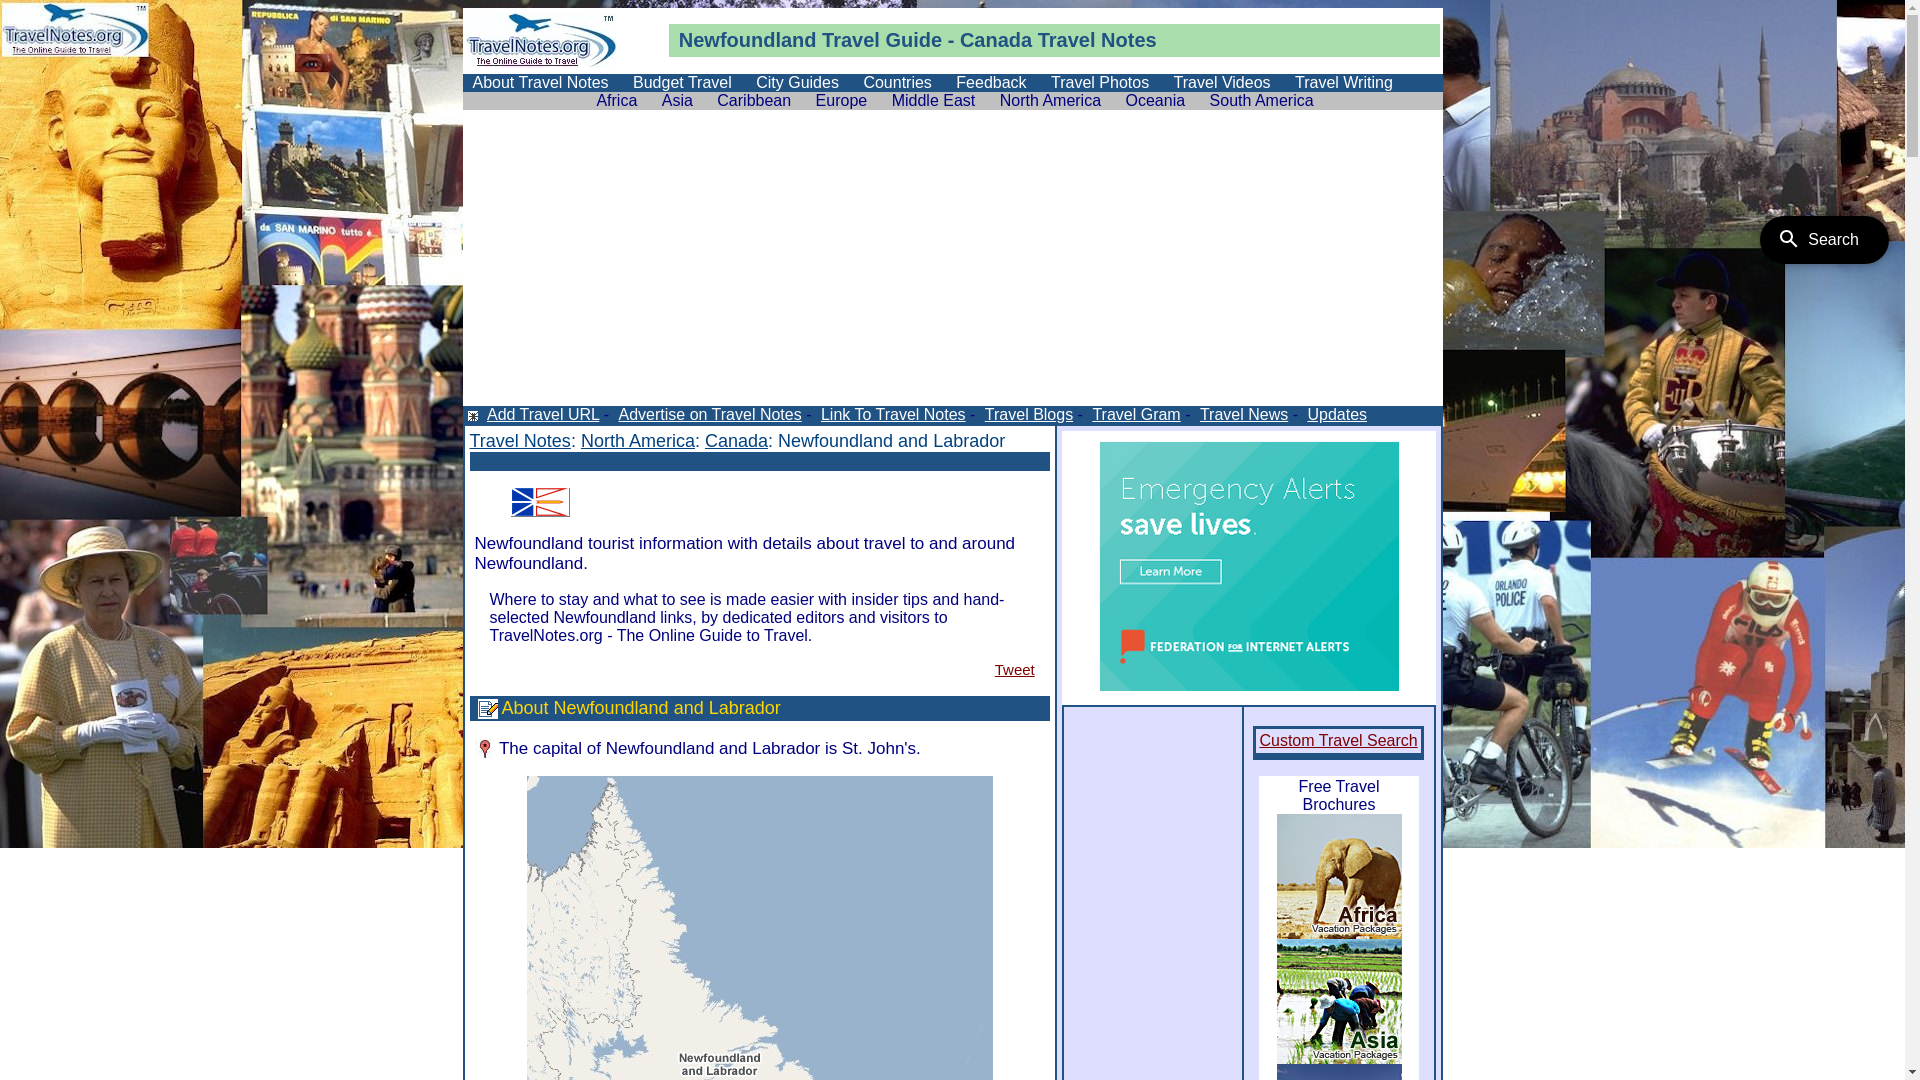 Image resolution: width=1920 pixels, height=1080 pixels. What do you see at coordinates (1221, 81) in the screenshot?
I see `'Travel Videos'` at bounding box center [1221, 81].